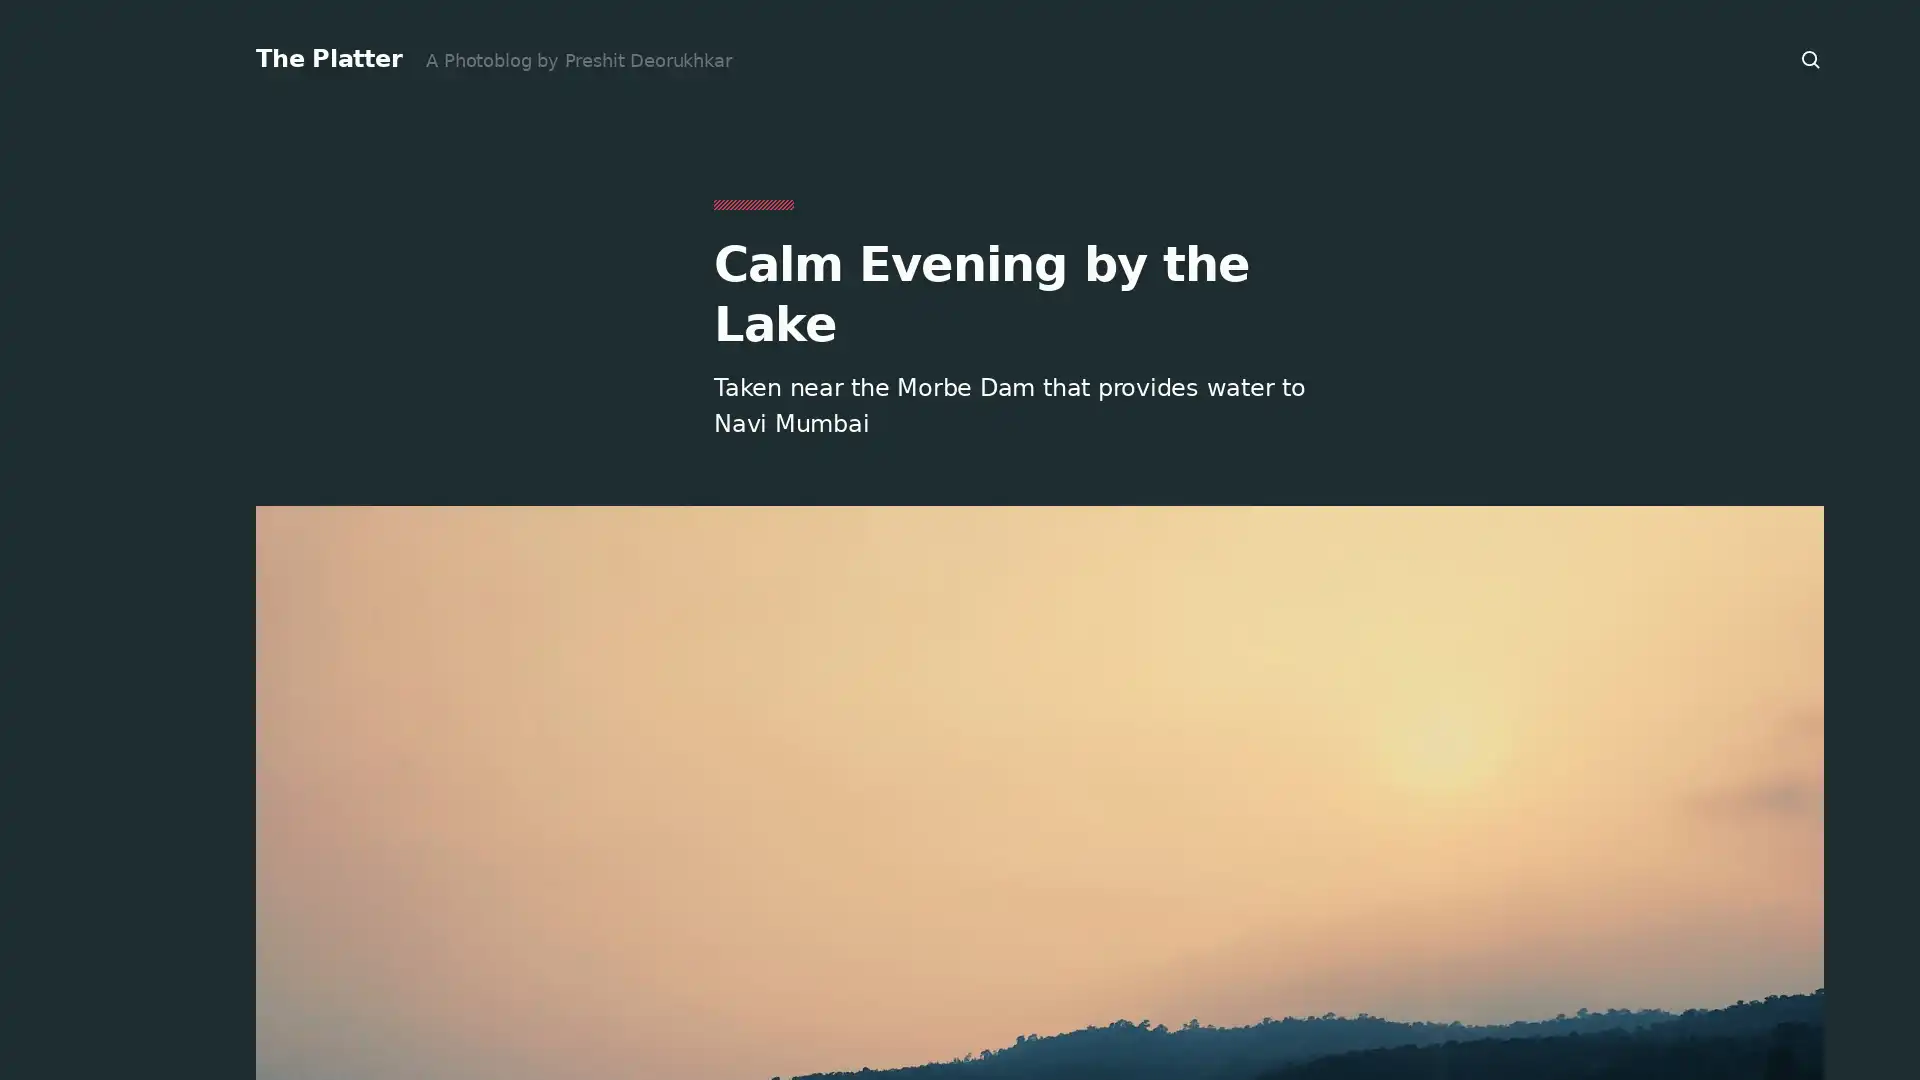 This screenshot has height=1080, width=1920. What do you see at coordinates (1811, 59) in the screenshot?
I see `Search` at bounding box center [1811, 59].